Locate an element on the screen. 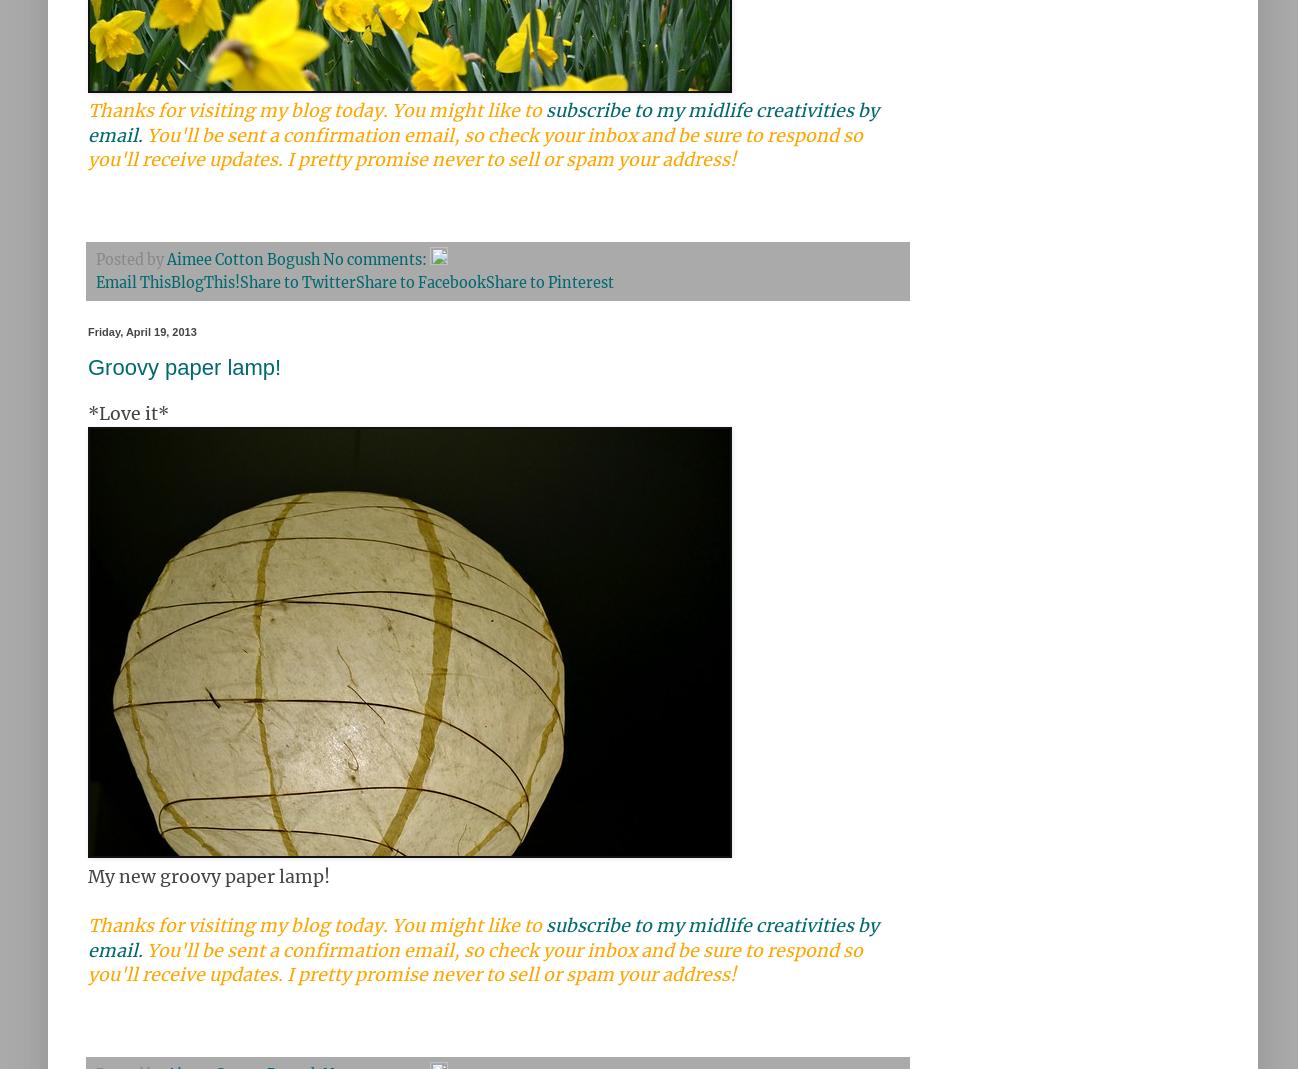 Image resolution: width=1298 pixels, height=1069 pixels. 'Aimee Cotton Bogush' is located at coordinates (243, 258).